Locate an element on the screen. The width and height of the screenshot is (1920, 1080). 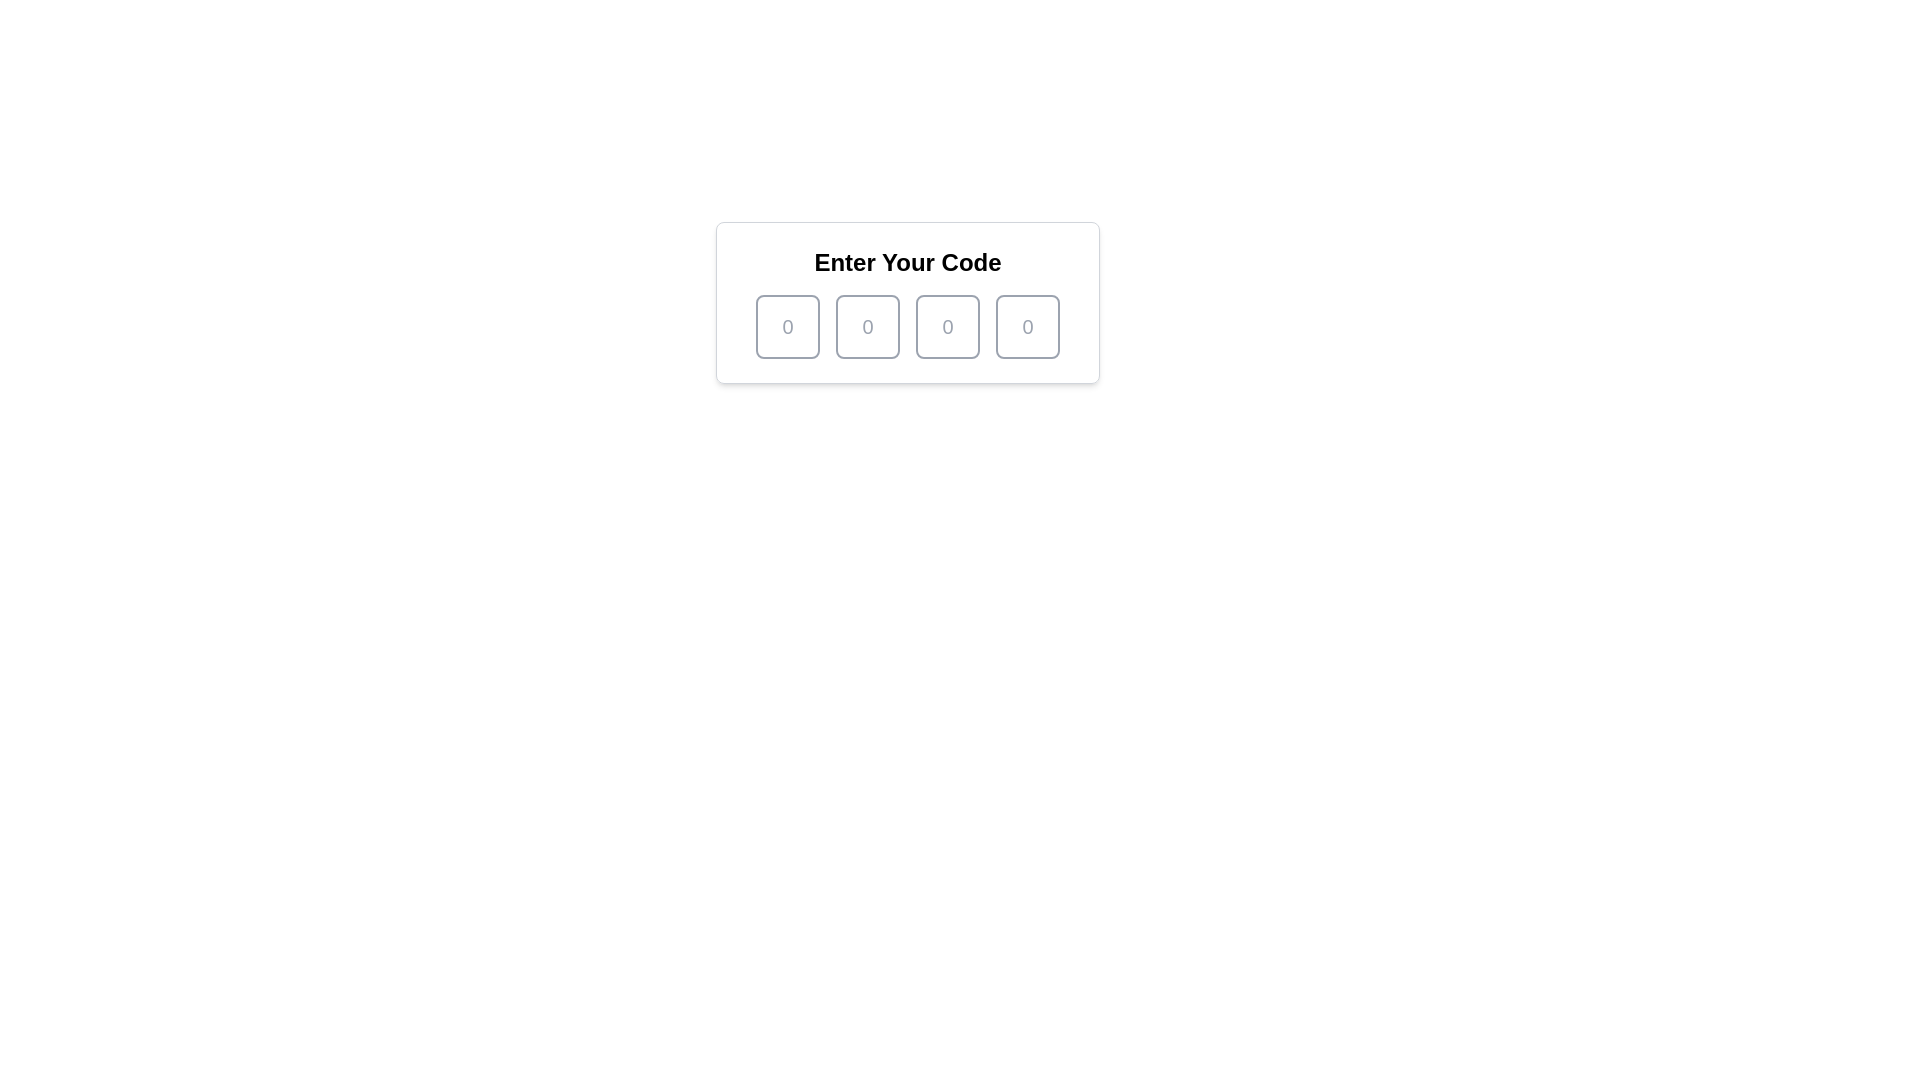
the second input box for entering a single character in the code, which is located below the label 'Enter Your Code' is located at coordinates (868, 326).